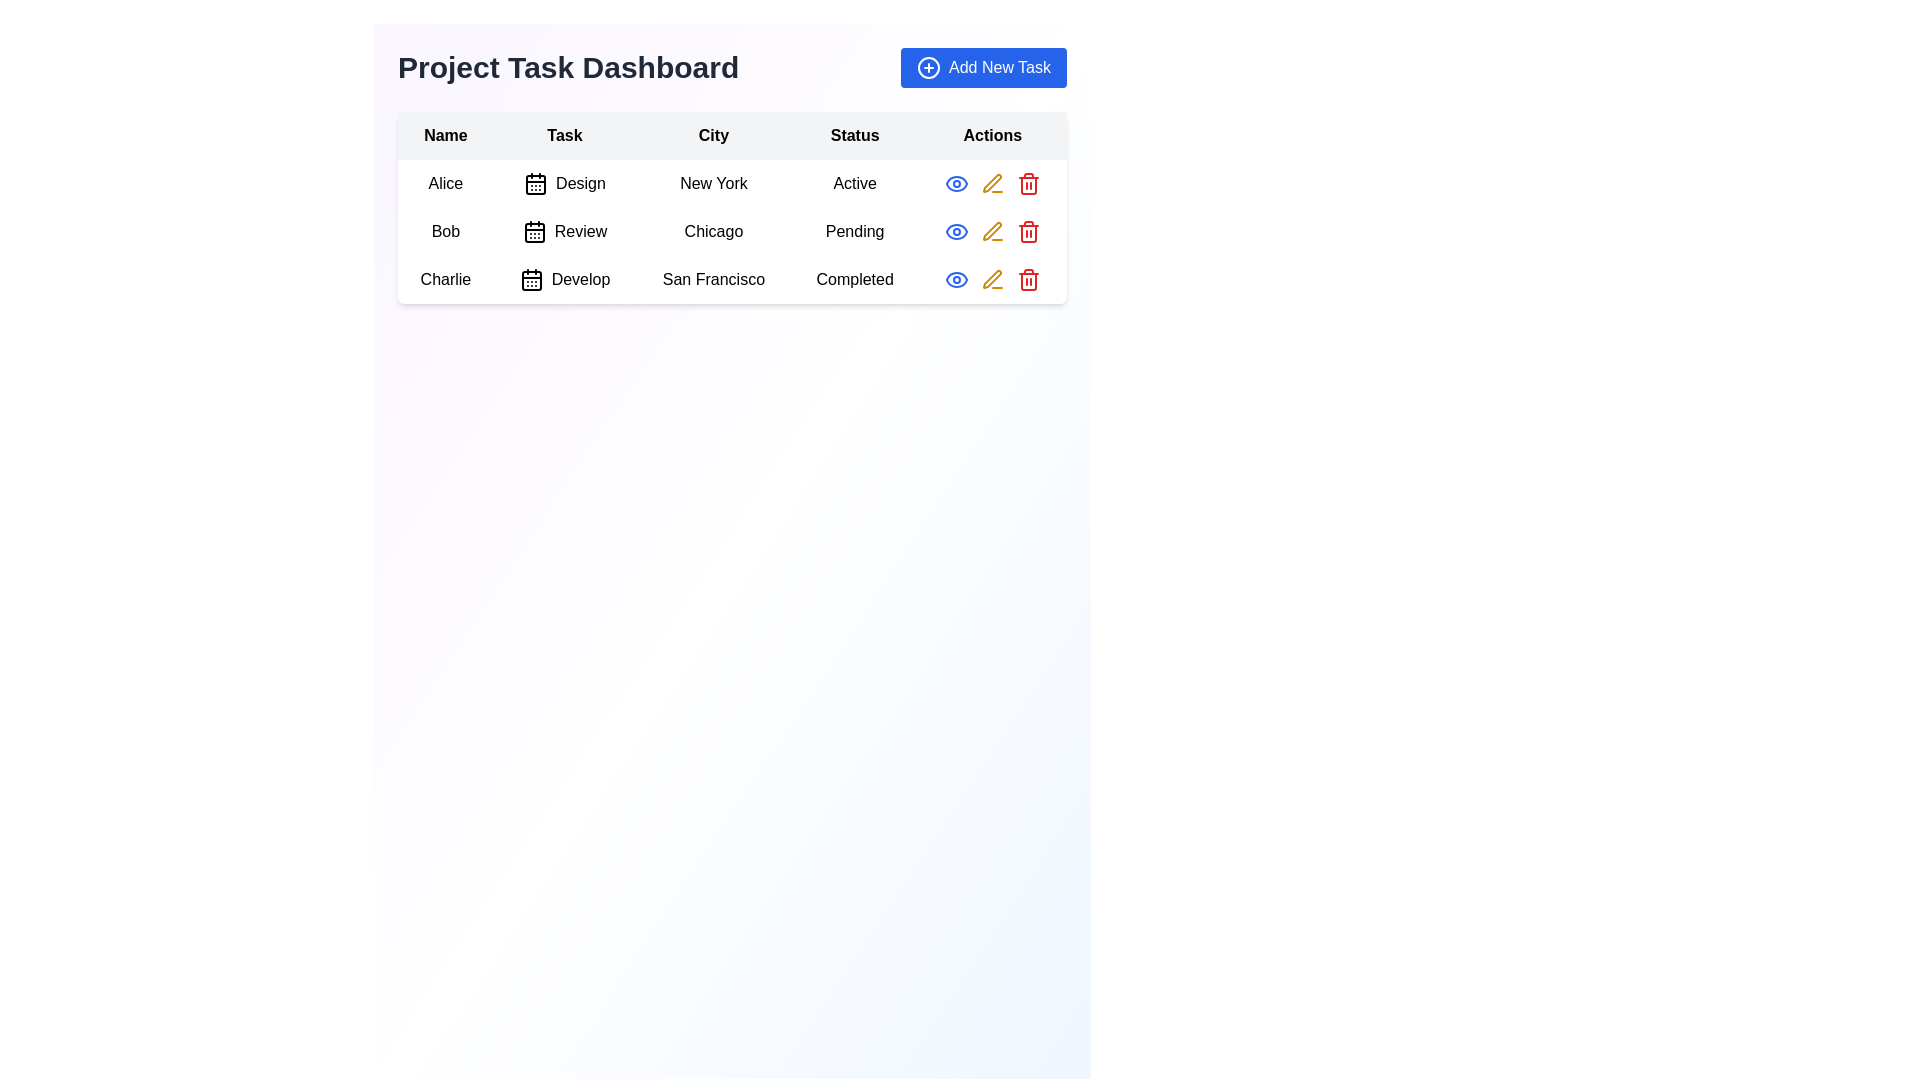 The width and height of the screenshot is (1920, 1080). Describe the element at coordinates (928, 67) in the screenshot. I see `the circular vector graphic within the 'Add New Task' button that resembles a plus symbol, located in the top-right corner of the 'Project Task Dashboard'` at that location.